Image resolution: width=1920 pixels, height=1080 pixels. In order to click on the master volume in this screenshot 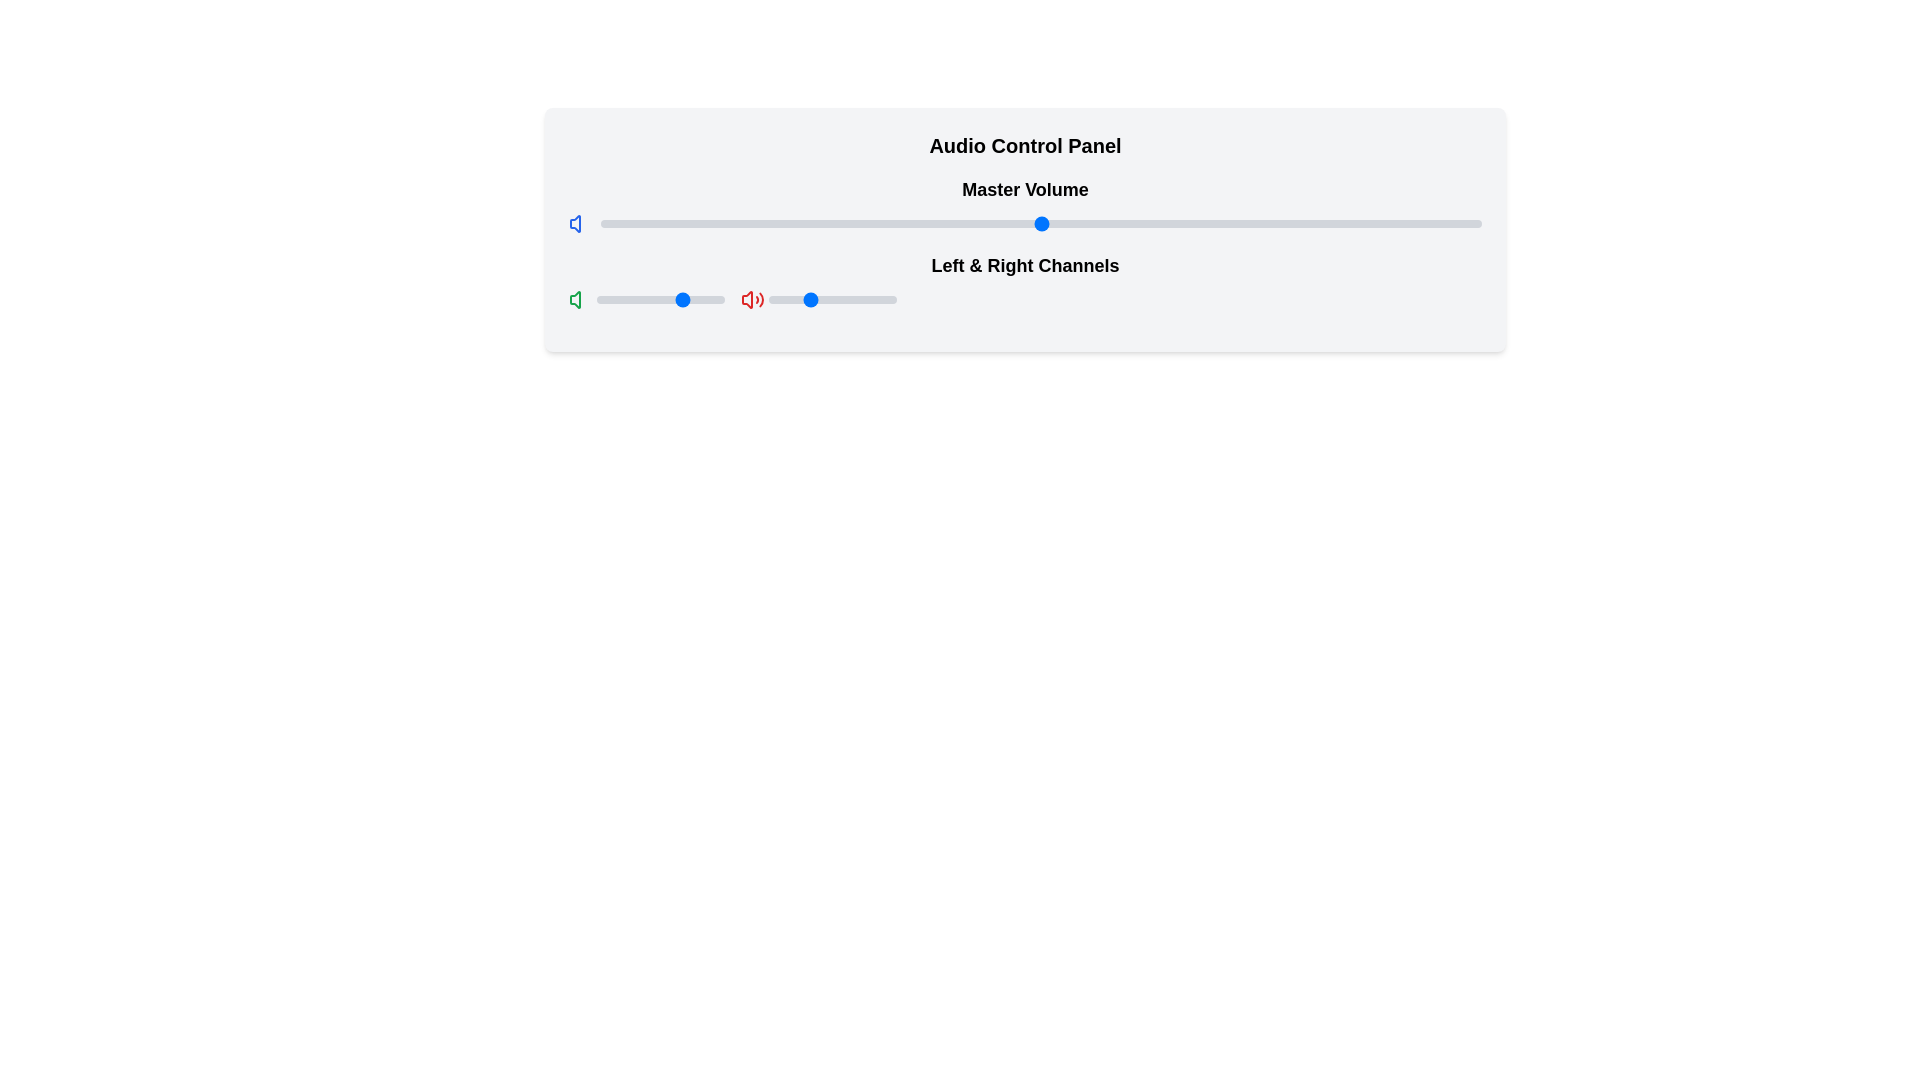, I will do `click(979, 223)`.